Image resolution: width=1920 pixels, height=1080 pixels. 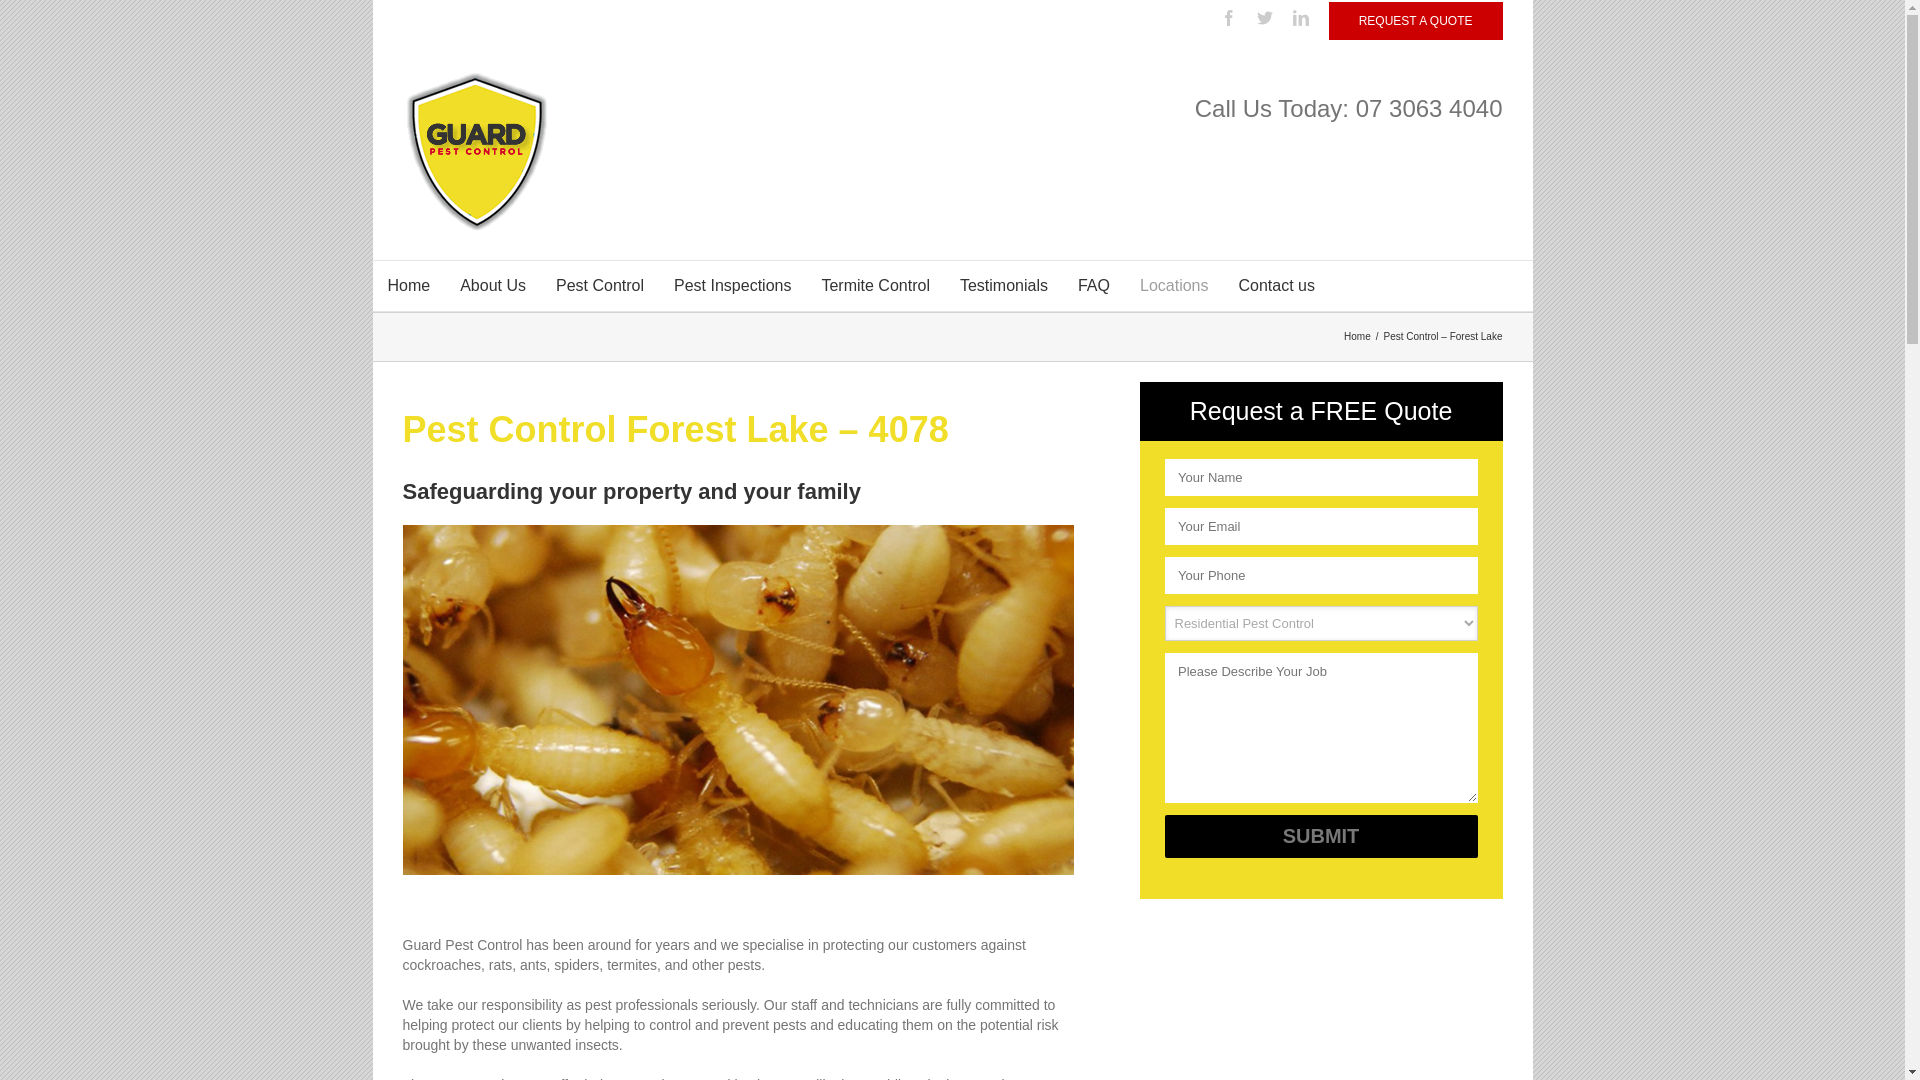 I want to click on 'Pest Control', so click(x=599, y=285).